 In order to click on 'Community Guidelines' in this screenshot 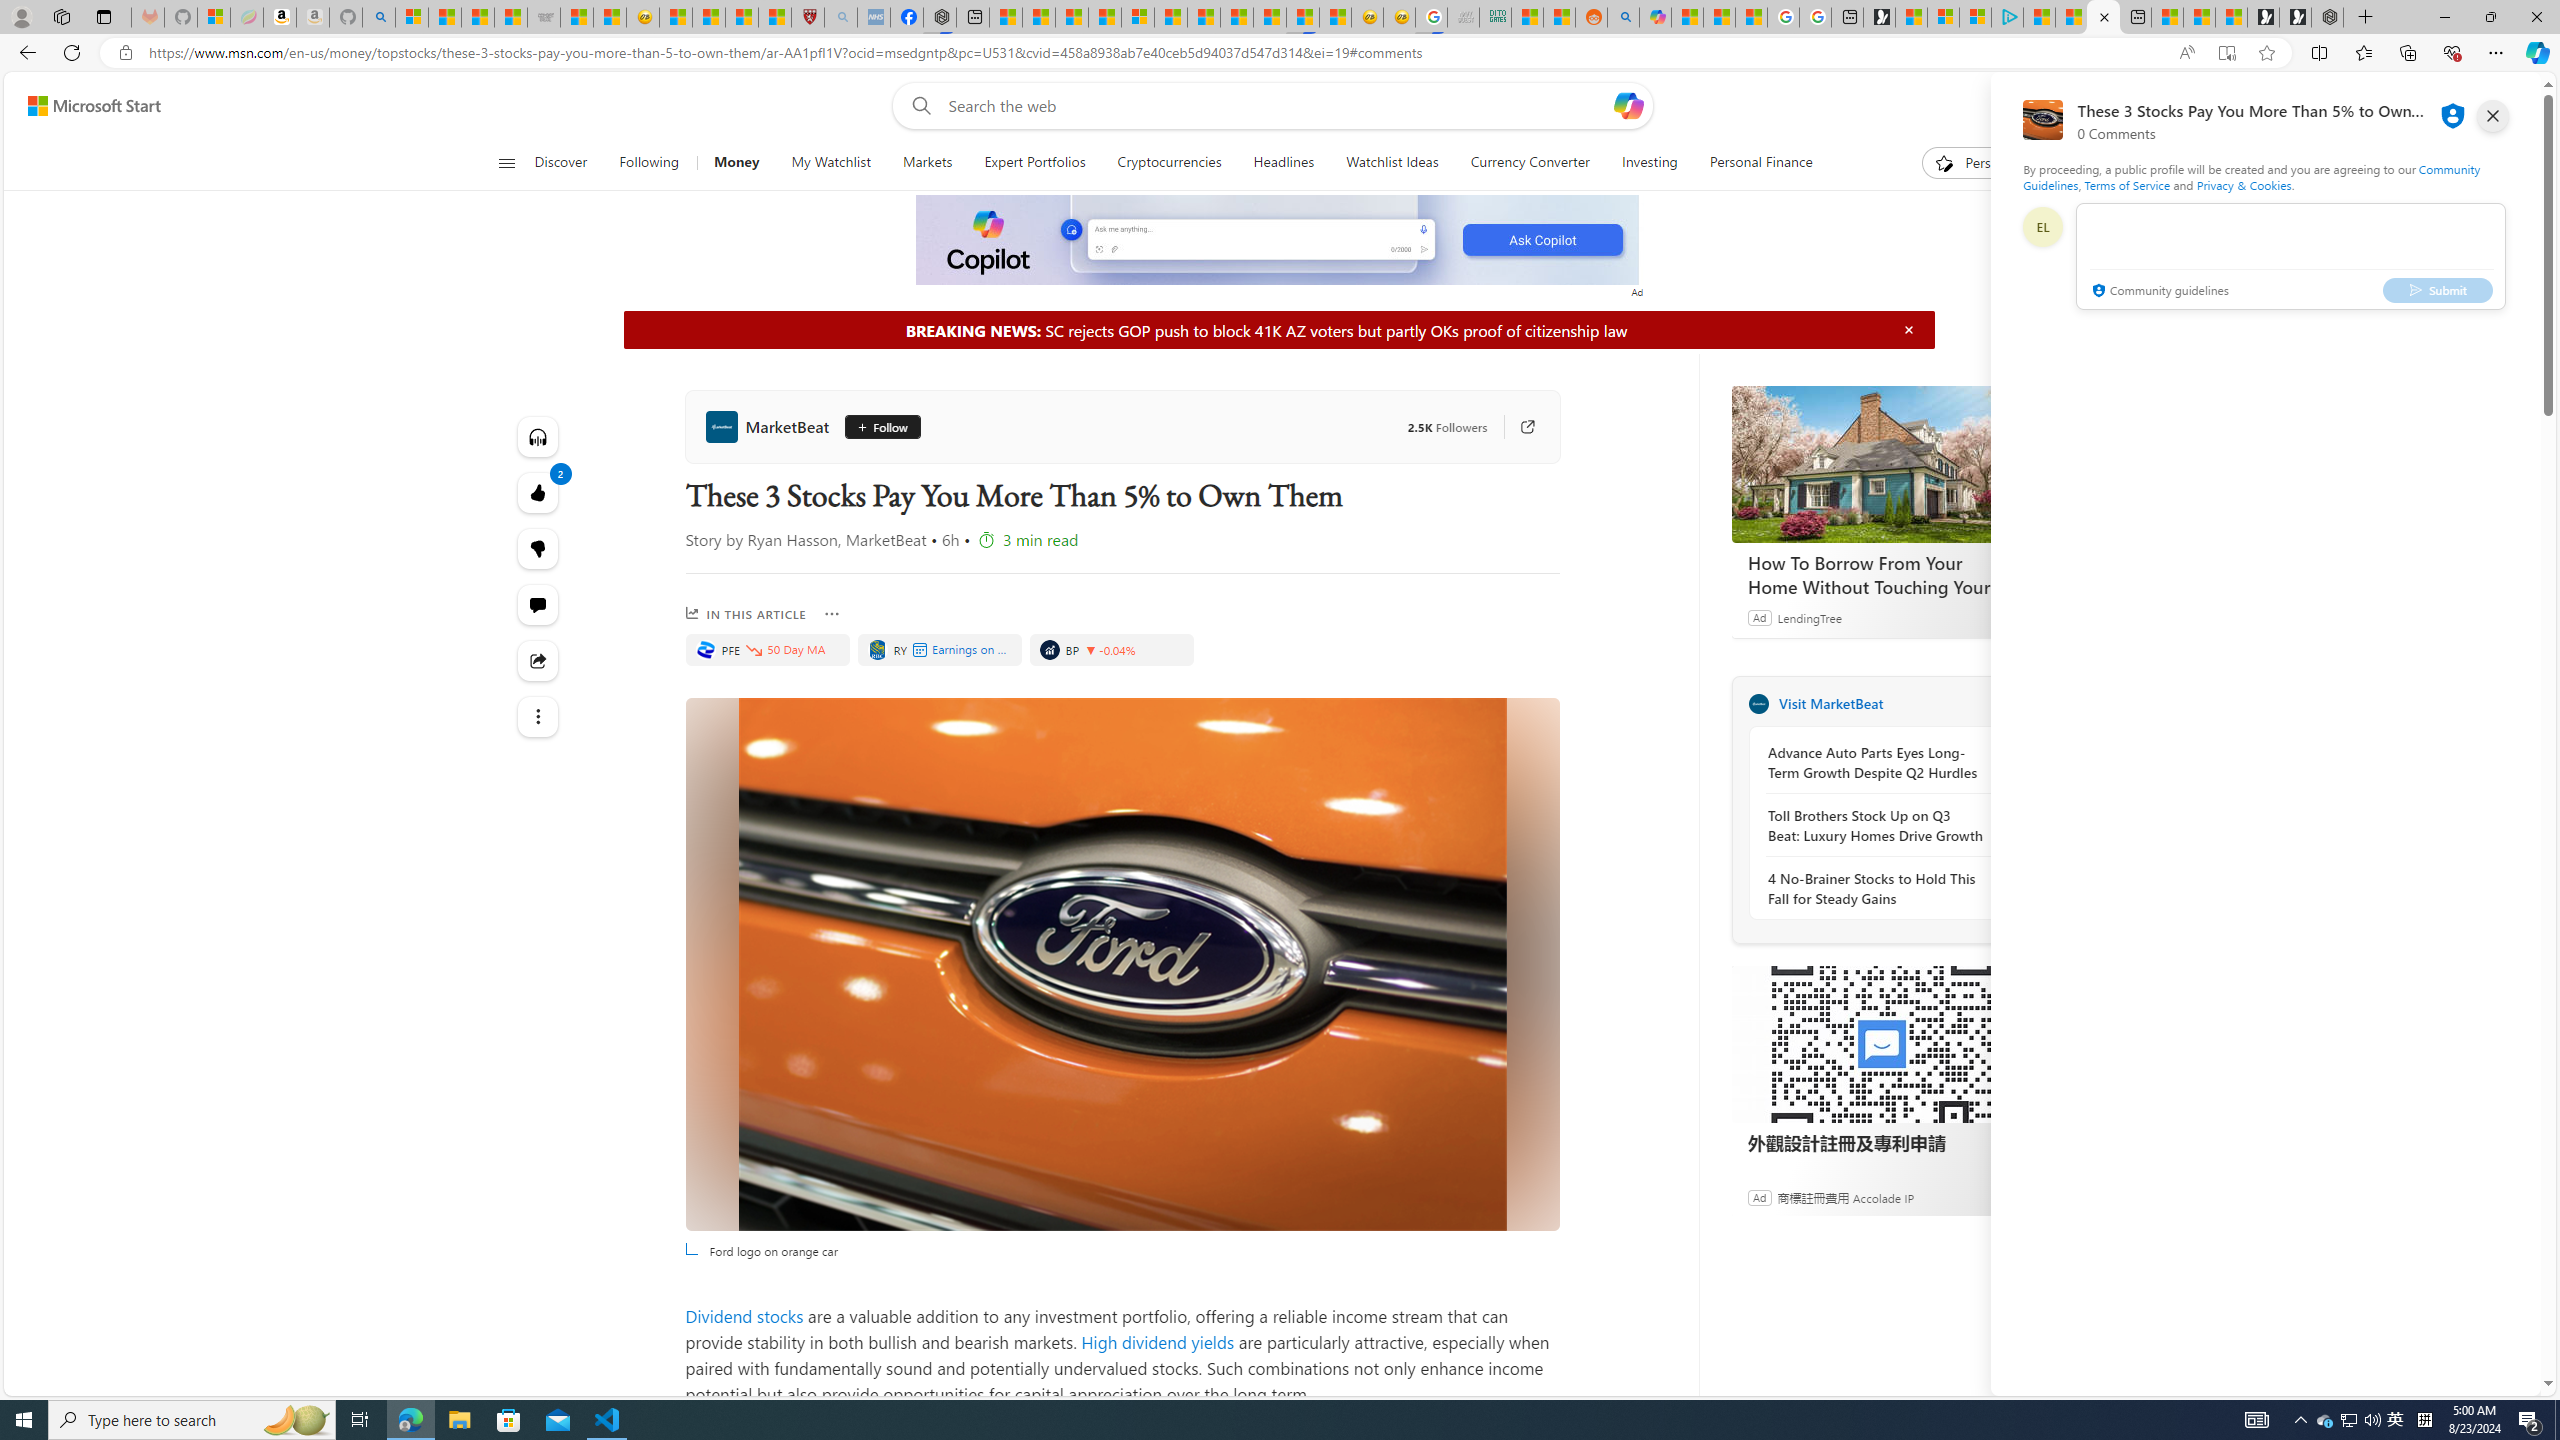, I will do `click(2250, 176)`.